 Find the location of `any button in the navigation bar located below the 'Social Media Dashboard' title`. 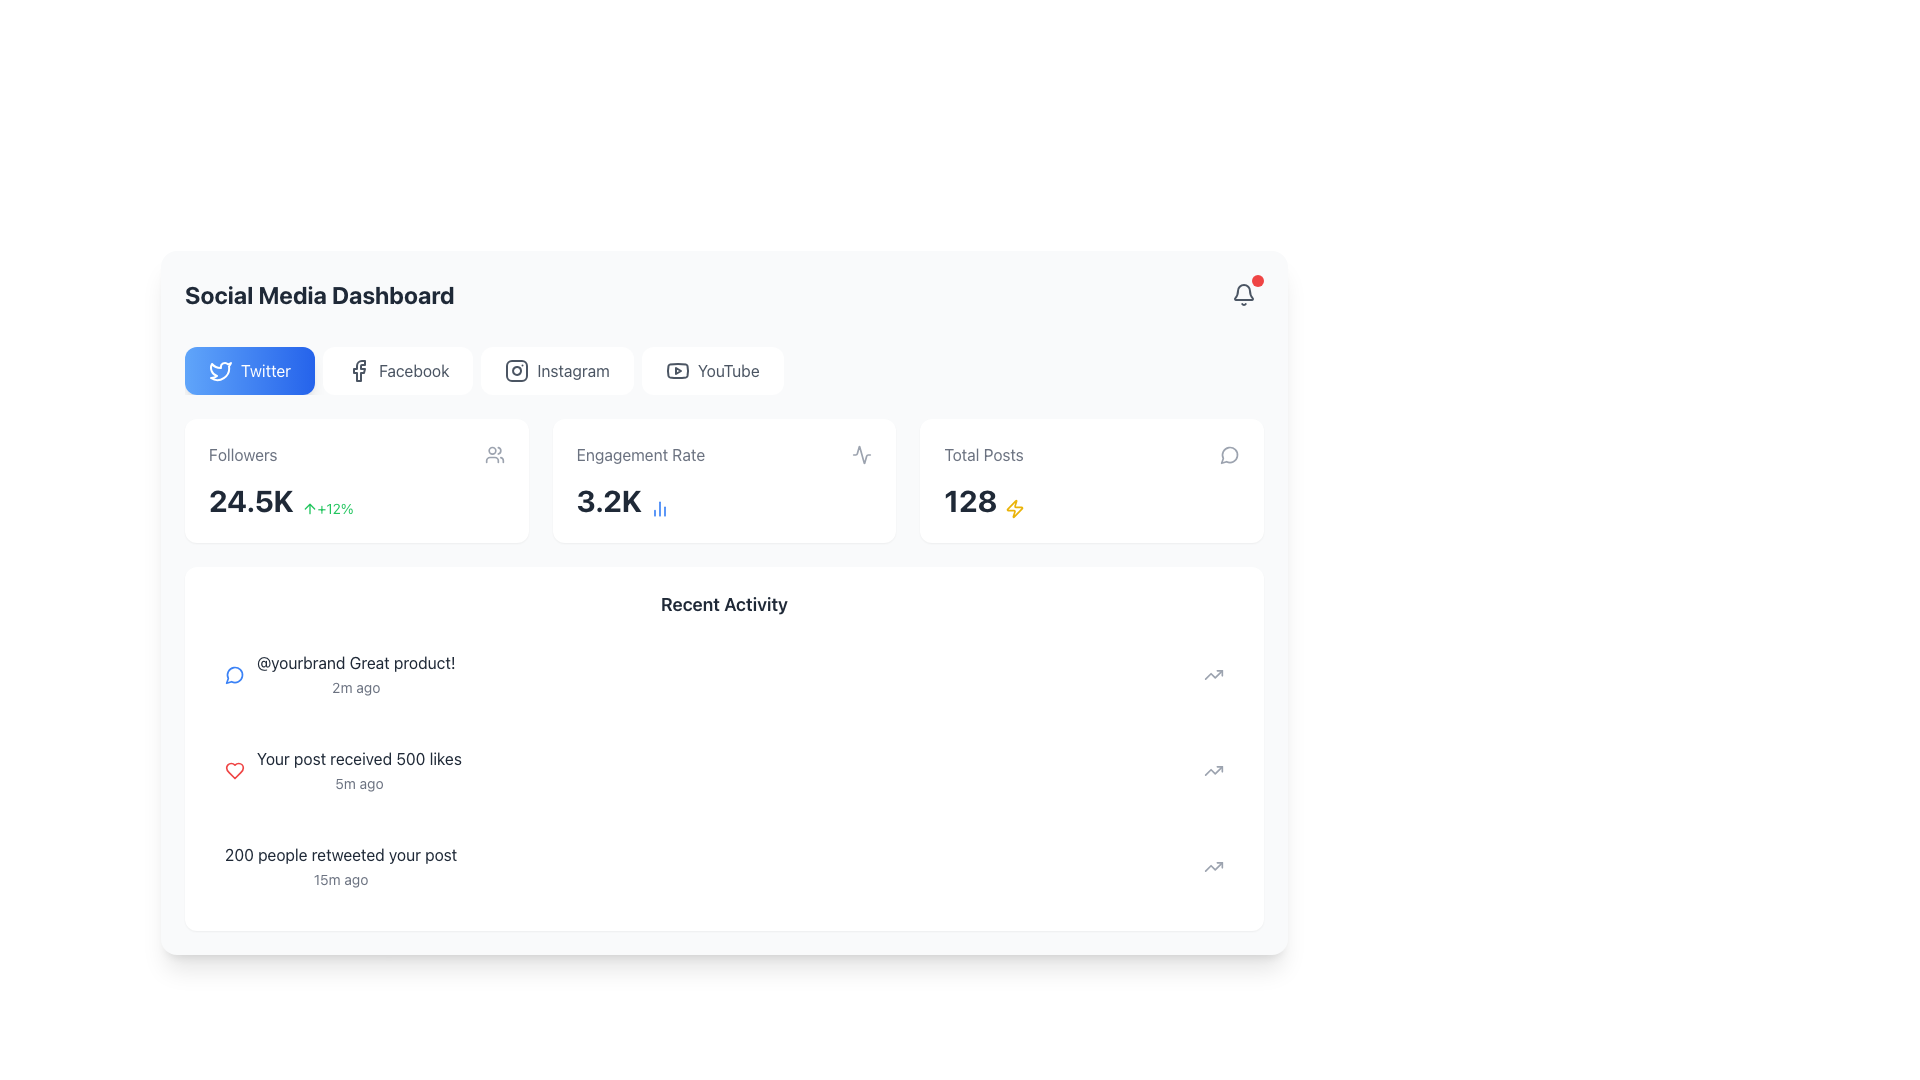

any button in the navigation bar located below the 'Social Media Dashboard' title is located at coordinates (723, 370).